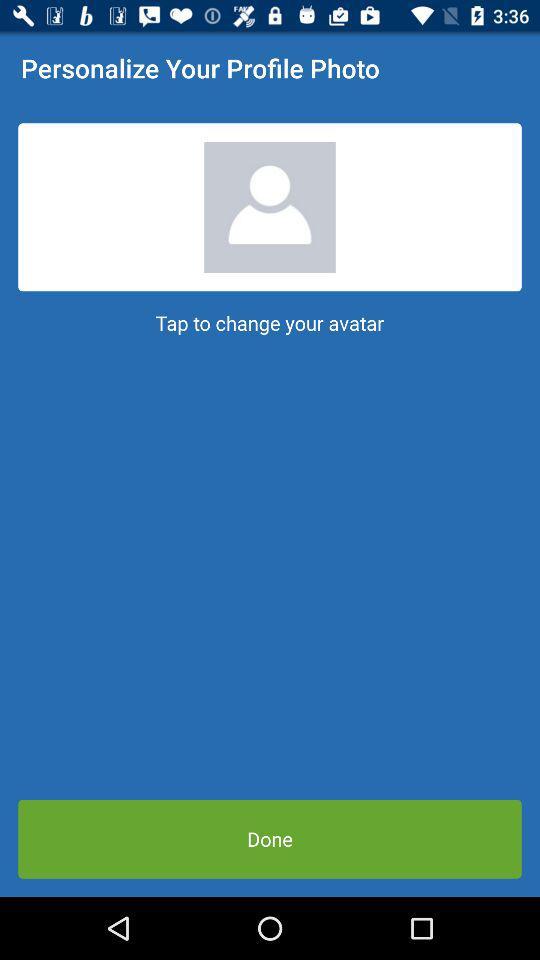 The height and width of the screenshot is (960, 540). I want to click on the item above tap to change item, so click(270, 207).